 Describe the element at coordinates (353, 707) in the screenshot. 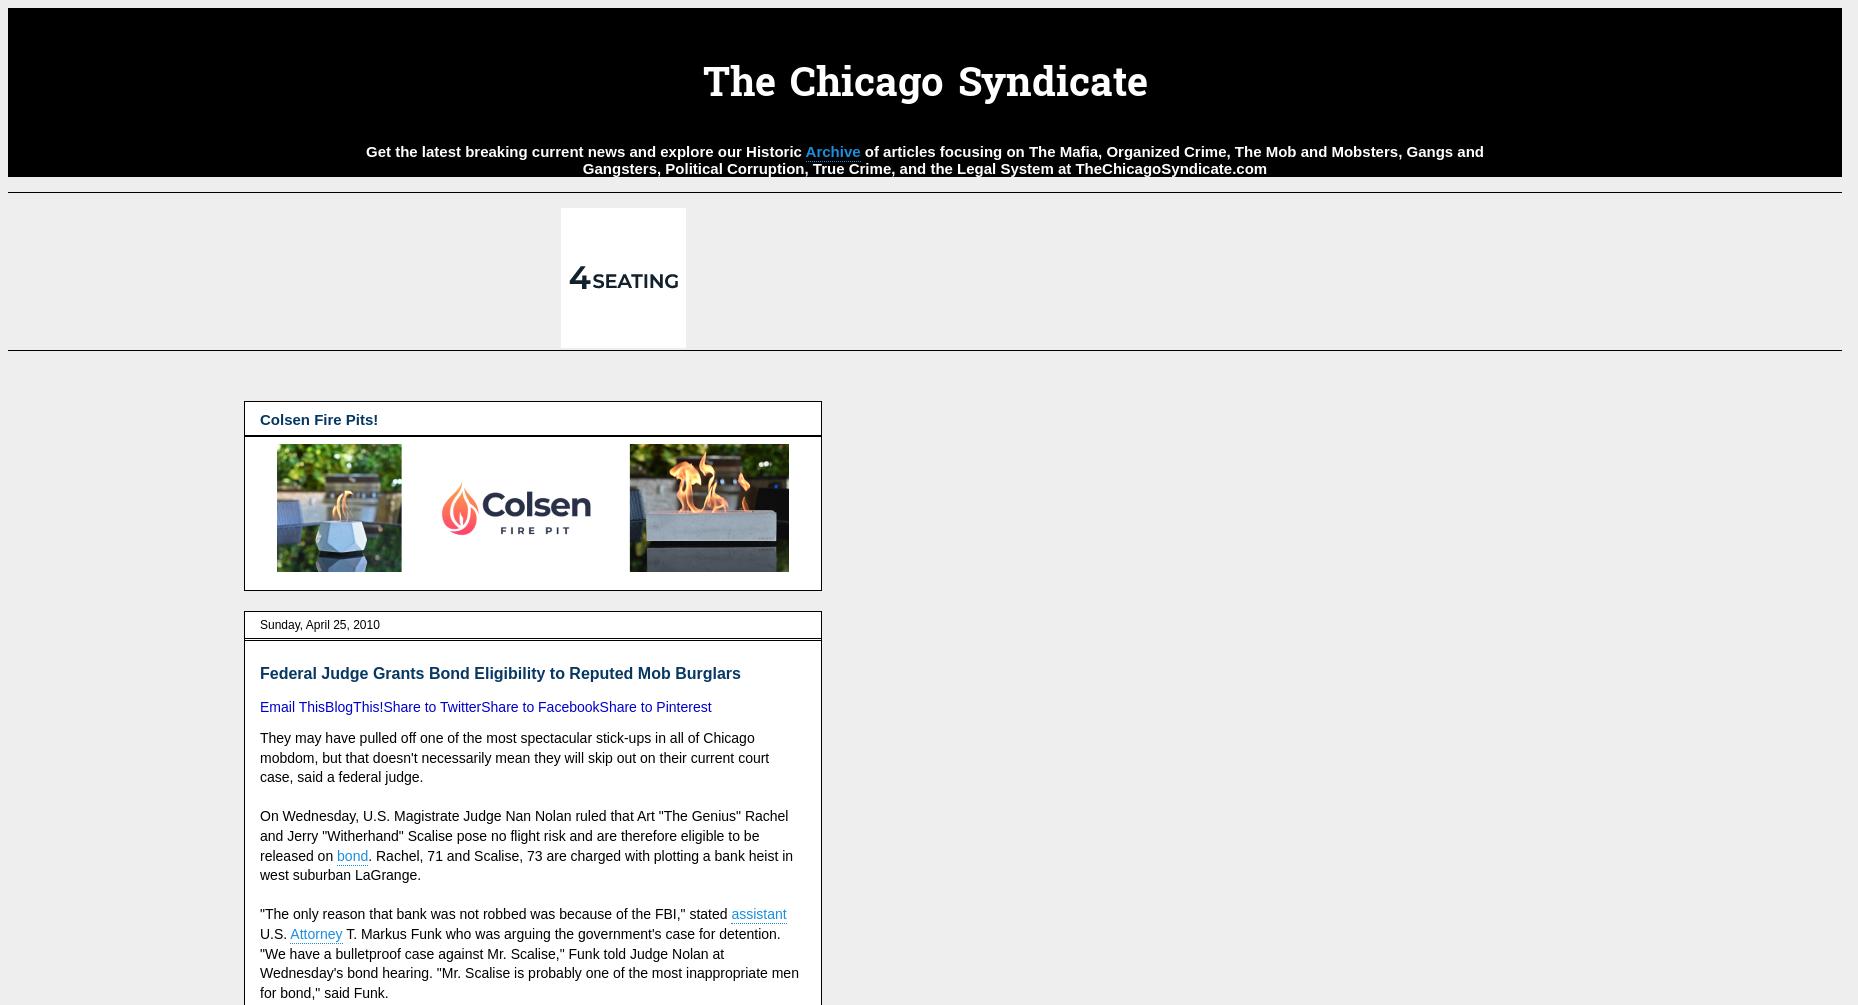

I see `'BlogThis!'` at that location.